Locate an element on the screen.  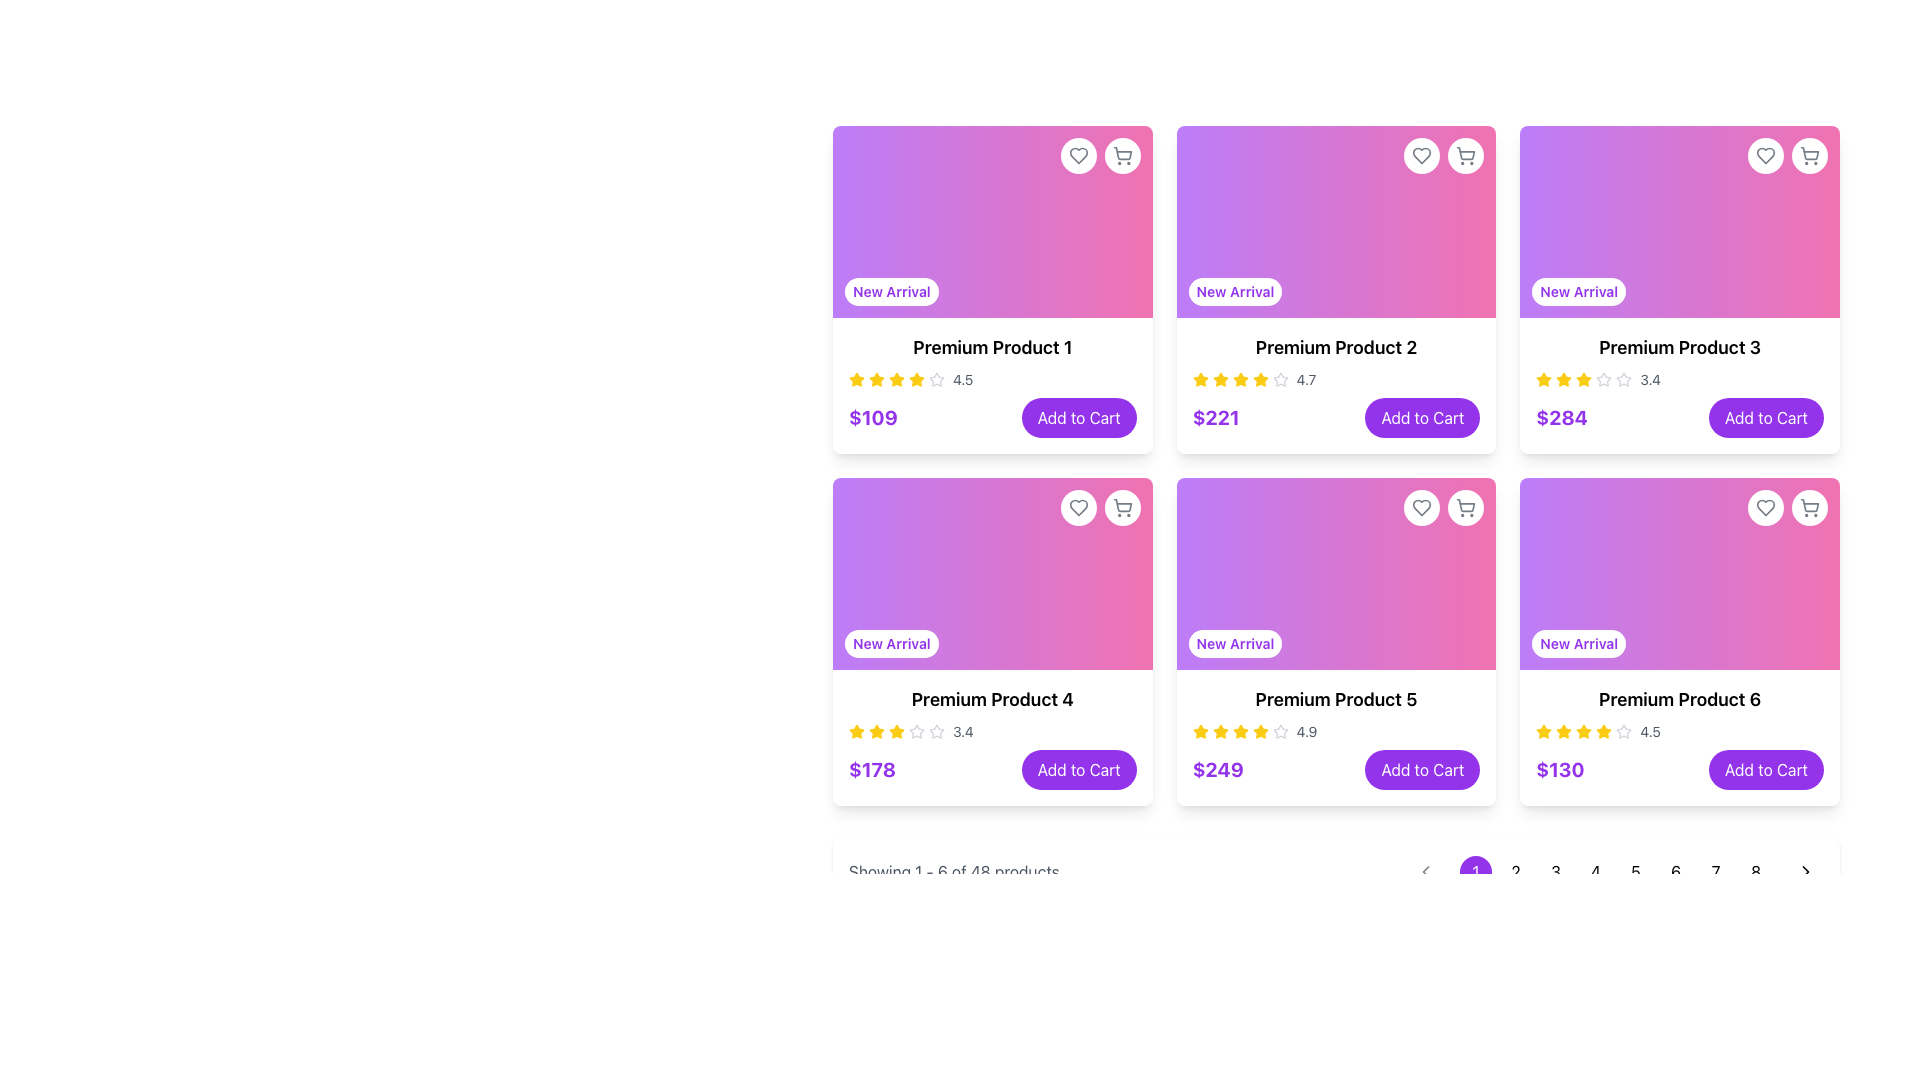
text label displaying the average rating score for the associated product located to the right of the yellow star icons in the 'Premium Product 6' card is located at coordinates (1650, 732).